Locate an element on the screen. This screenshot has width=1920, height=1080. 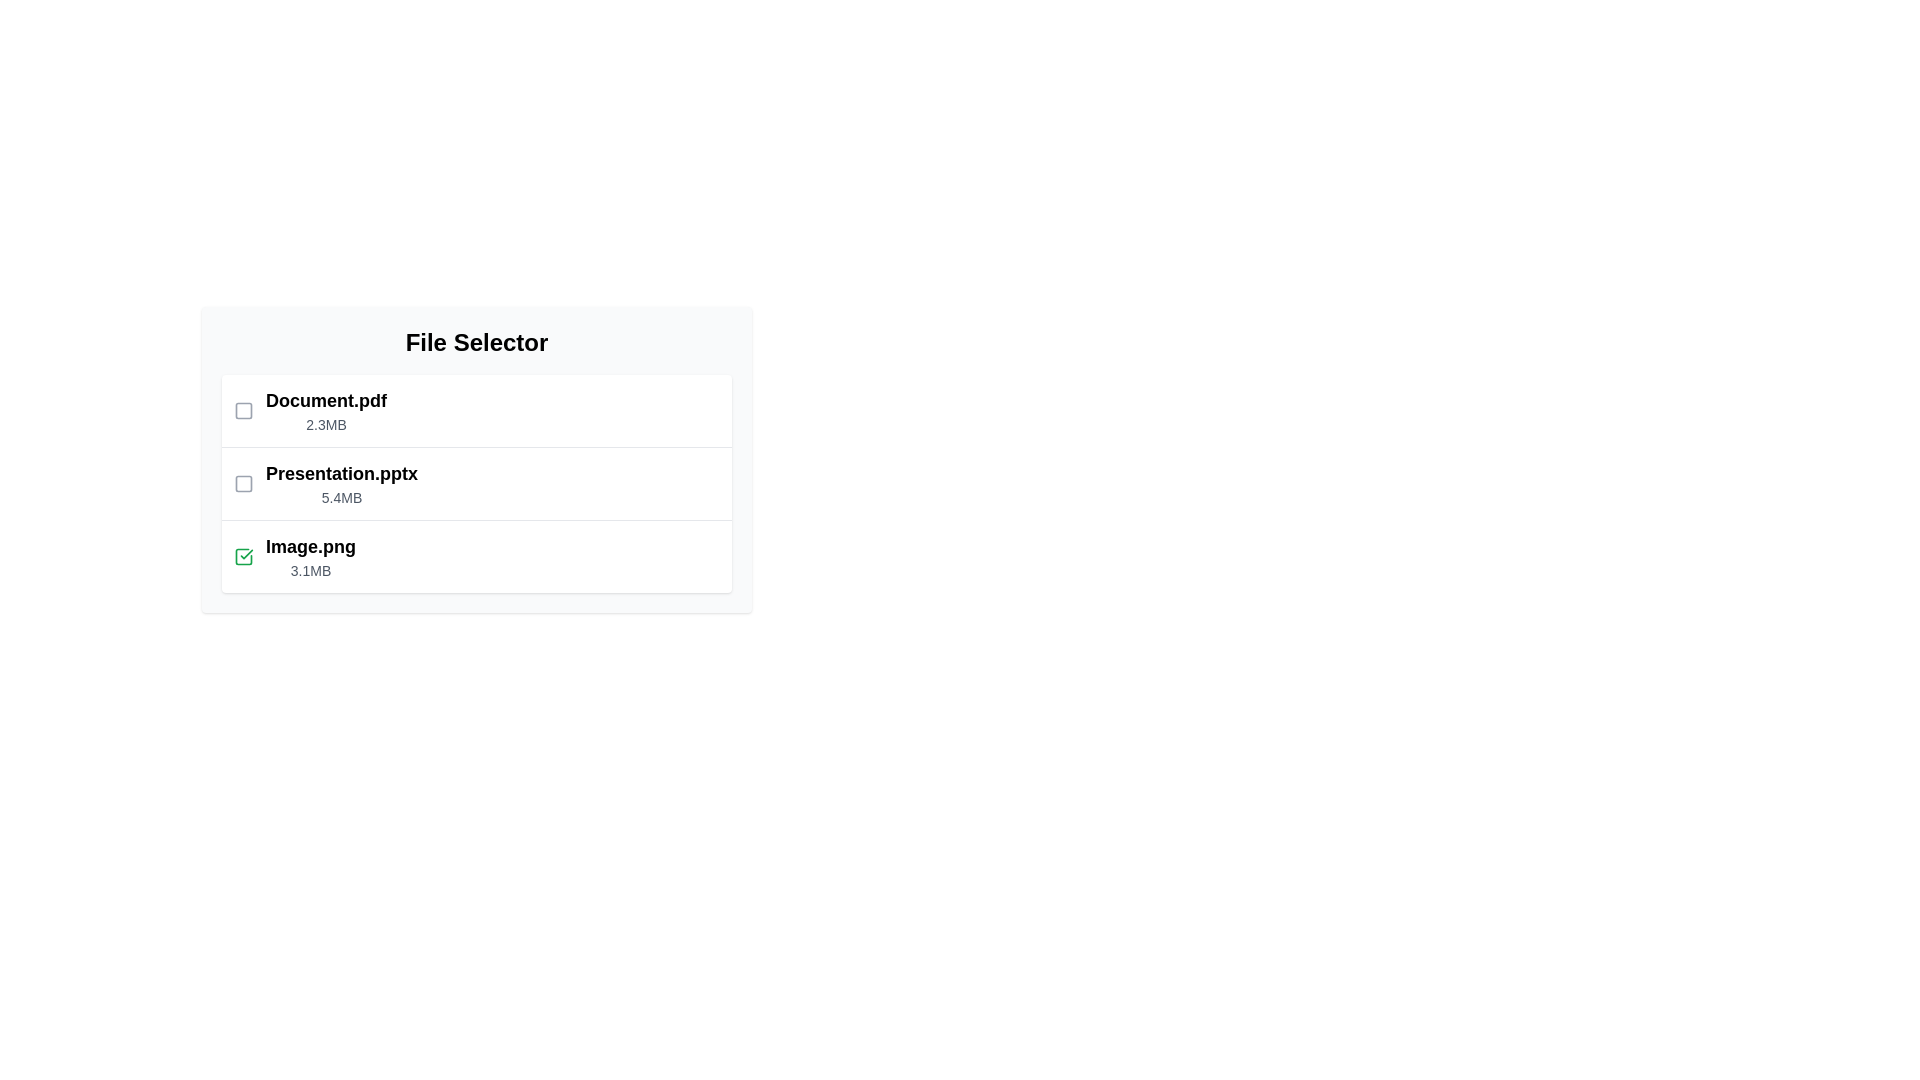
the file entry corresponding to Document.pdf is located at coordinates (475, 410).